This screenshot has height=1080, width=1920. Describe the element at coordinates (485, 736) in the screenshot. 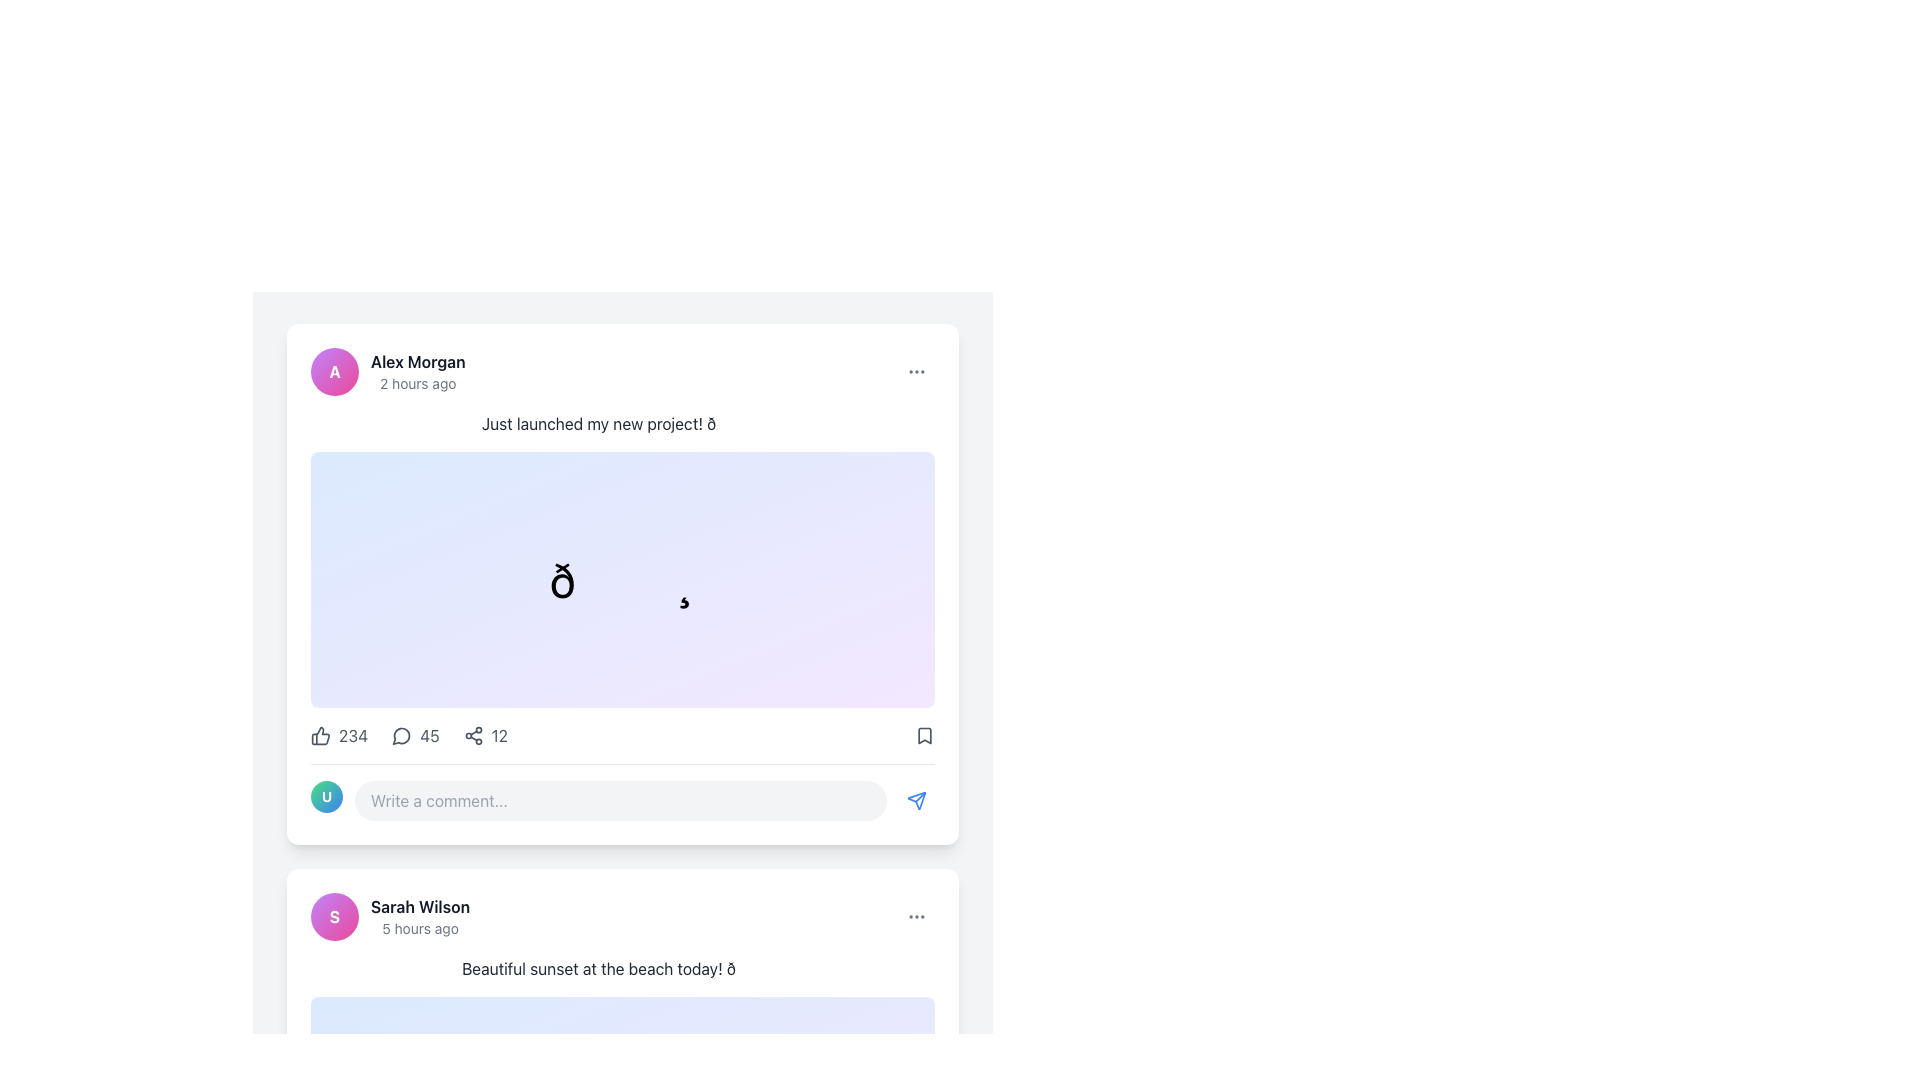

I see `the sharing icon with the text '12'` at that location.